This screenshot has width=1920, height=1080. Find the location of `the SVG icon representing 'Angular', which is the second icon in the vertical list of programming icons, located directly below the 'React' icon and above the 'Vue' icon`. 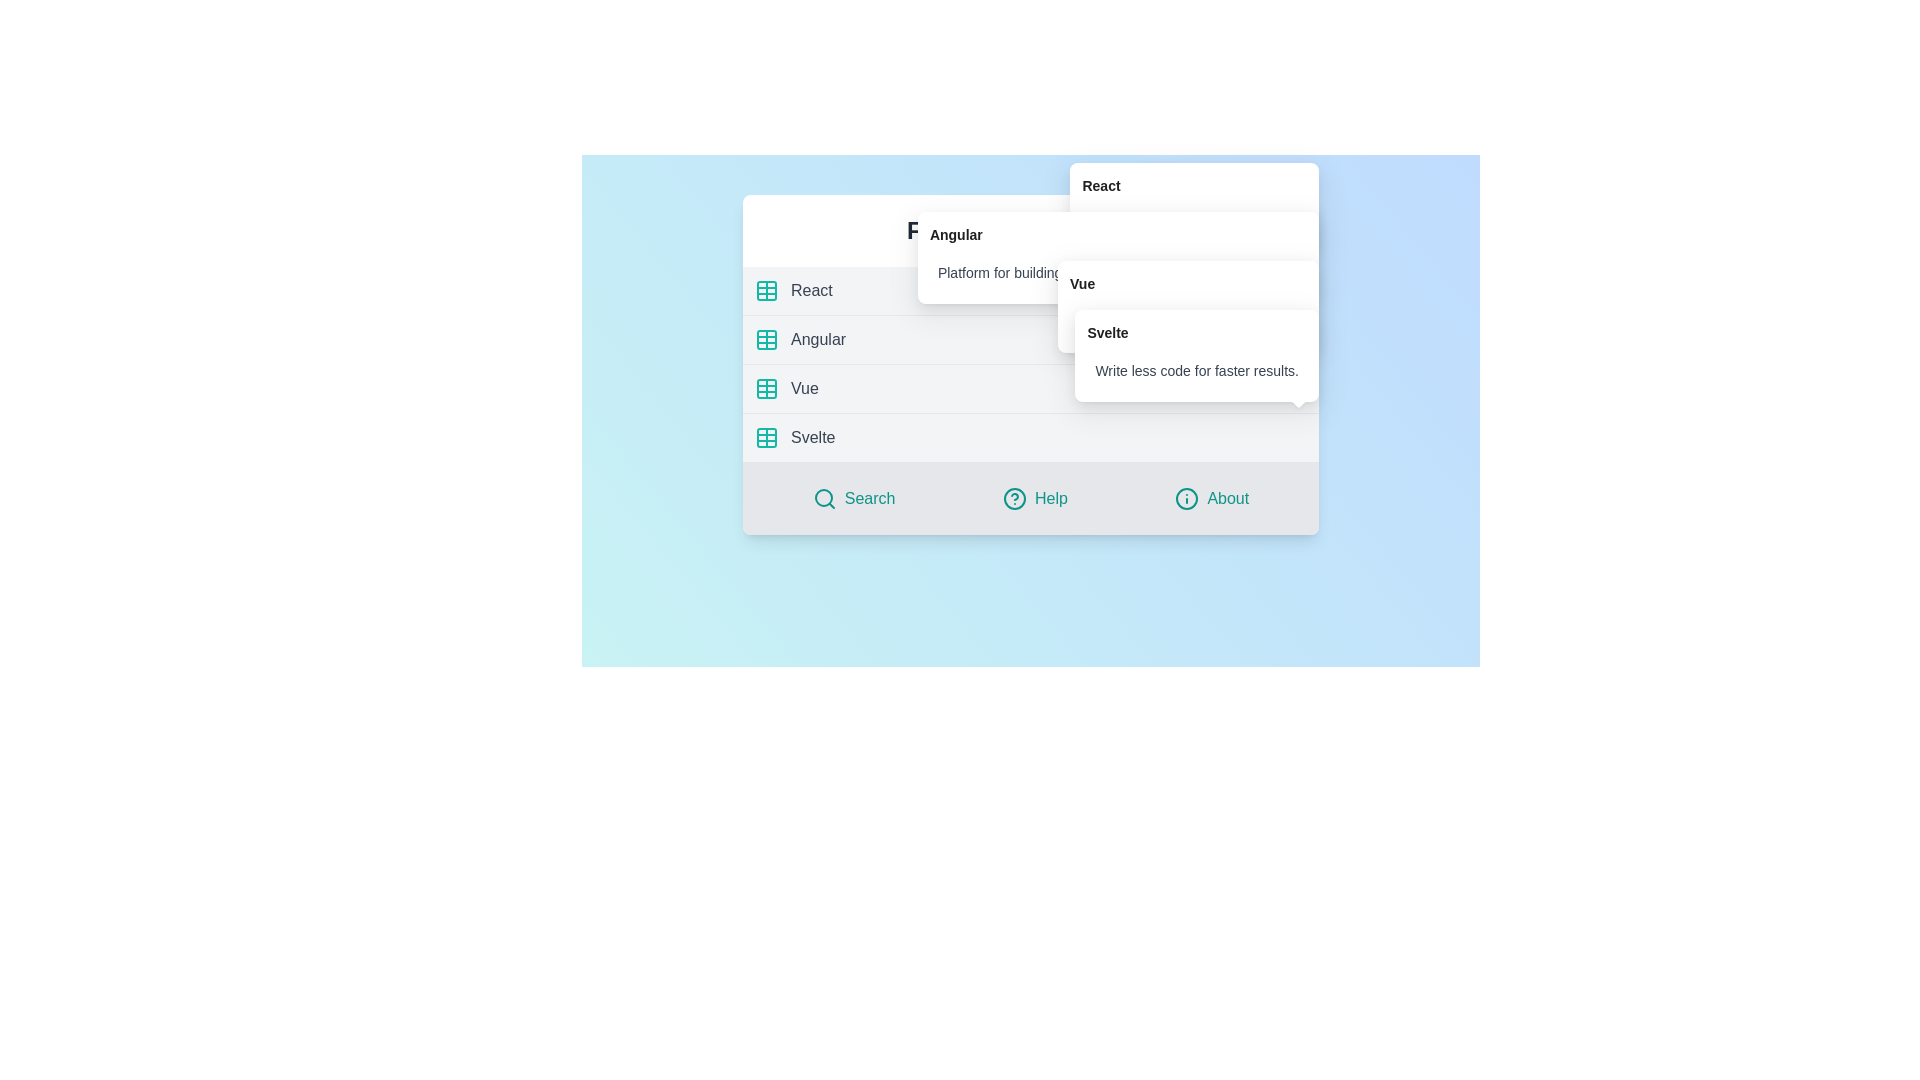

the SVG icon representing 'Angular', which is the second icon in the vertical list of programming icons, located directly below the 'React' icon and above the 'Vue' icon is located at coordinates (766, 338).